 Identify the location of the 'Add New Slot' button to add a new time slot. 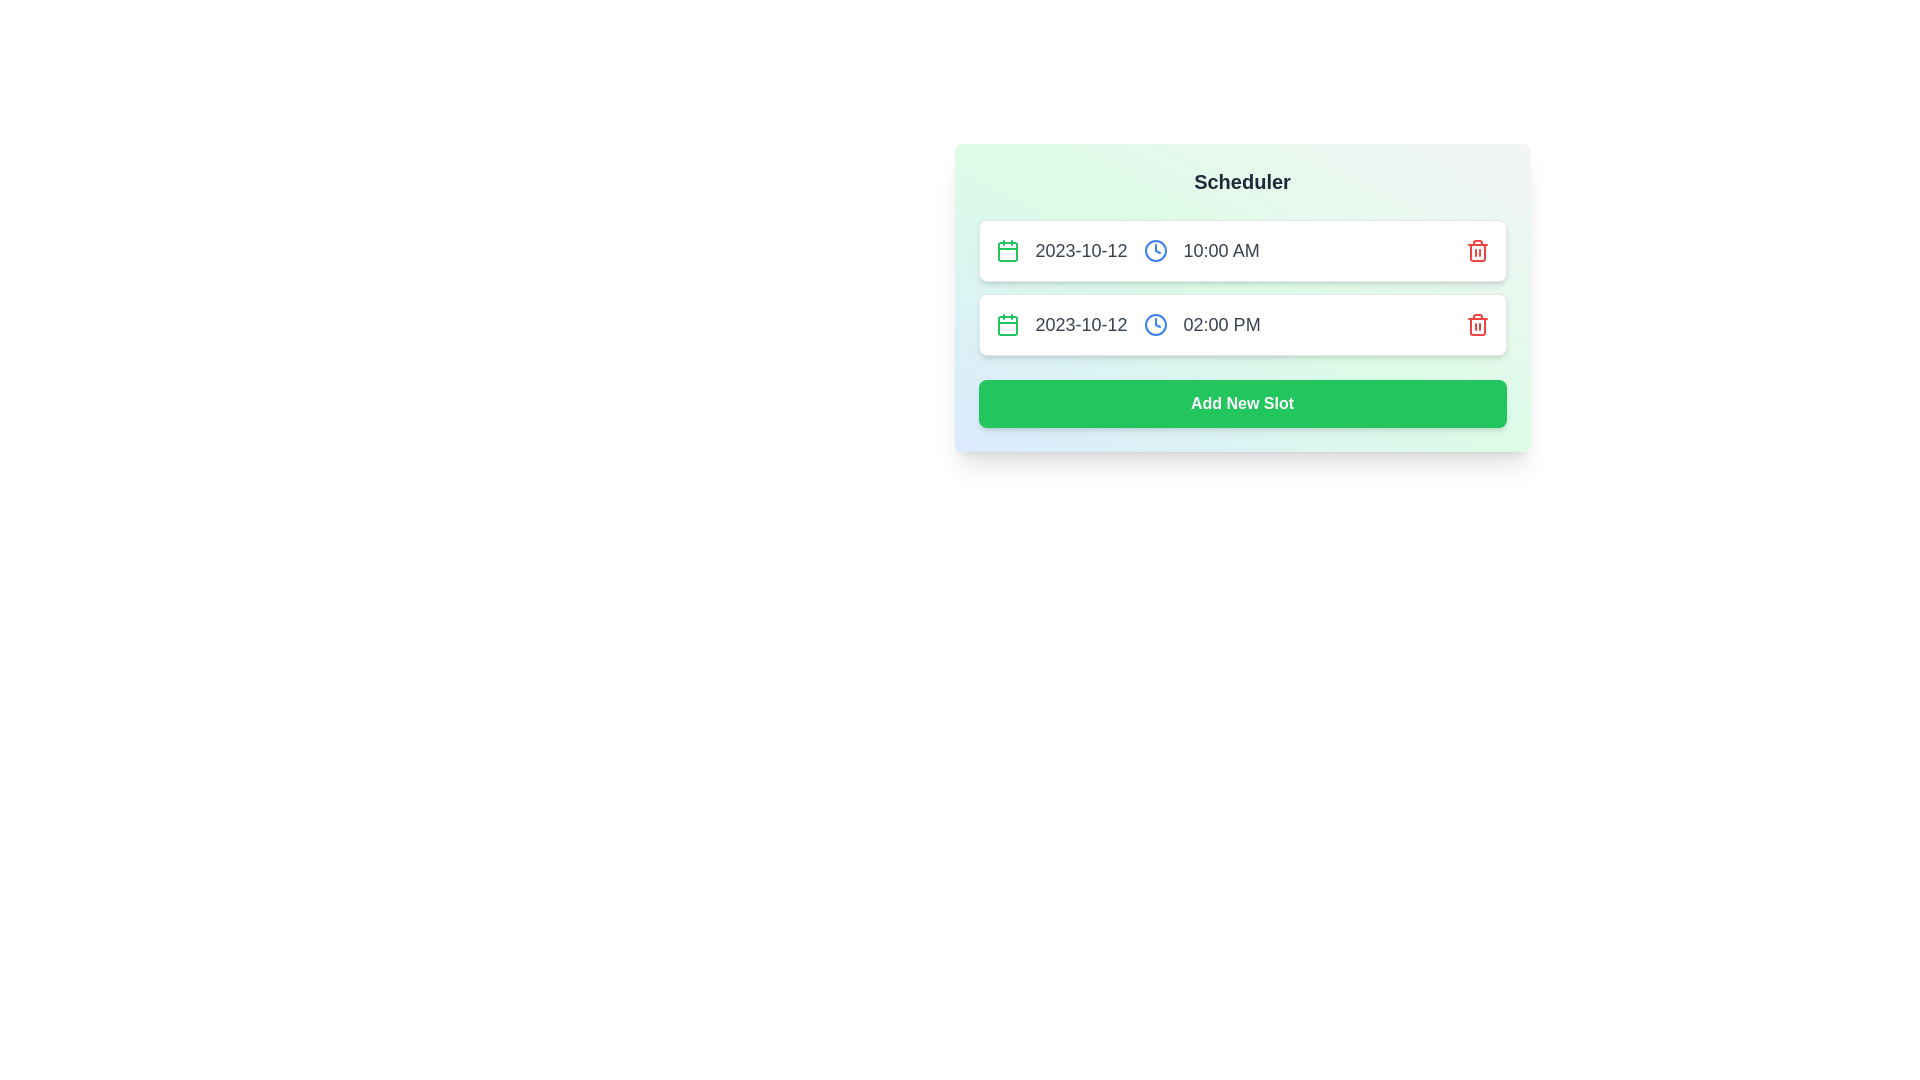
(1241, 404).